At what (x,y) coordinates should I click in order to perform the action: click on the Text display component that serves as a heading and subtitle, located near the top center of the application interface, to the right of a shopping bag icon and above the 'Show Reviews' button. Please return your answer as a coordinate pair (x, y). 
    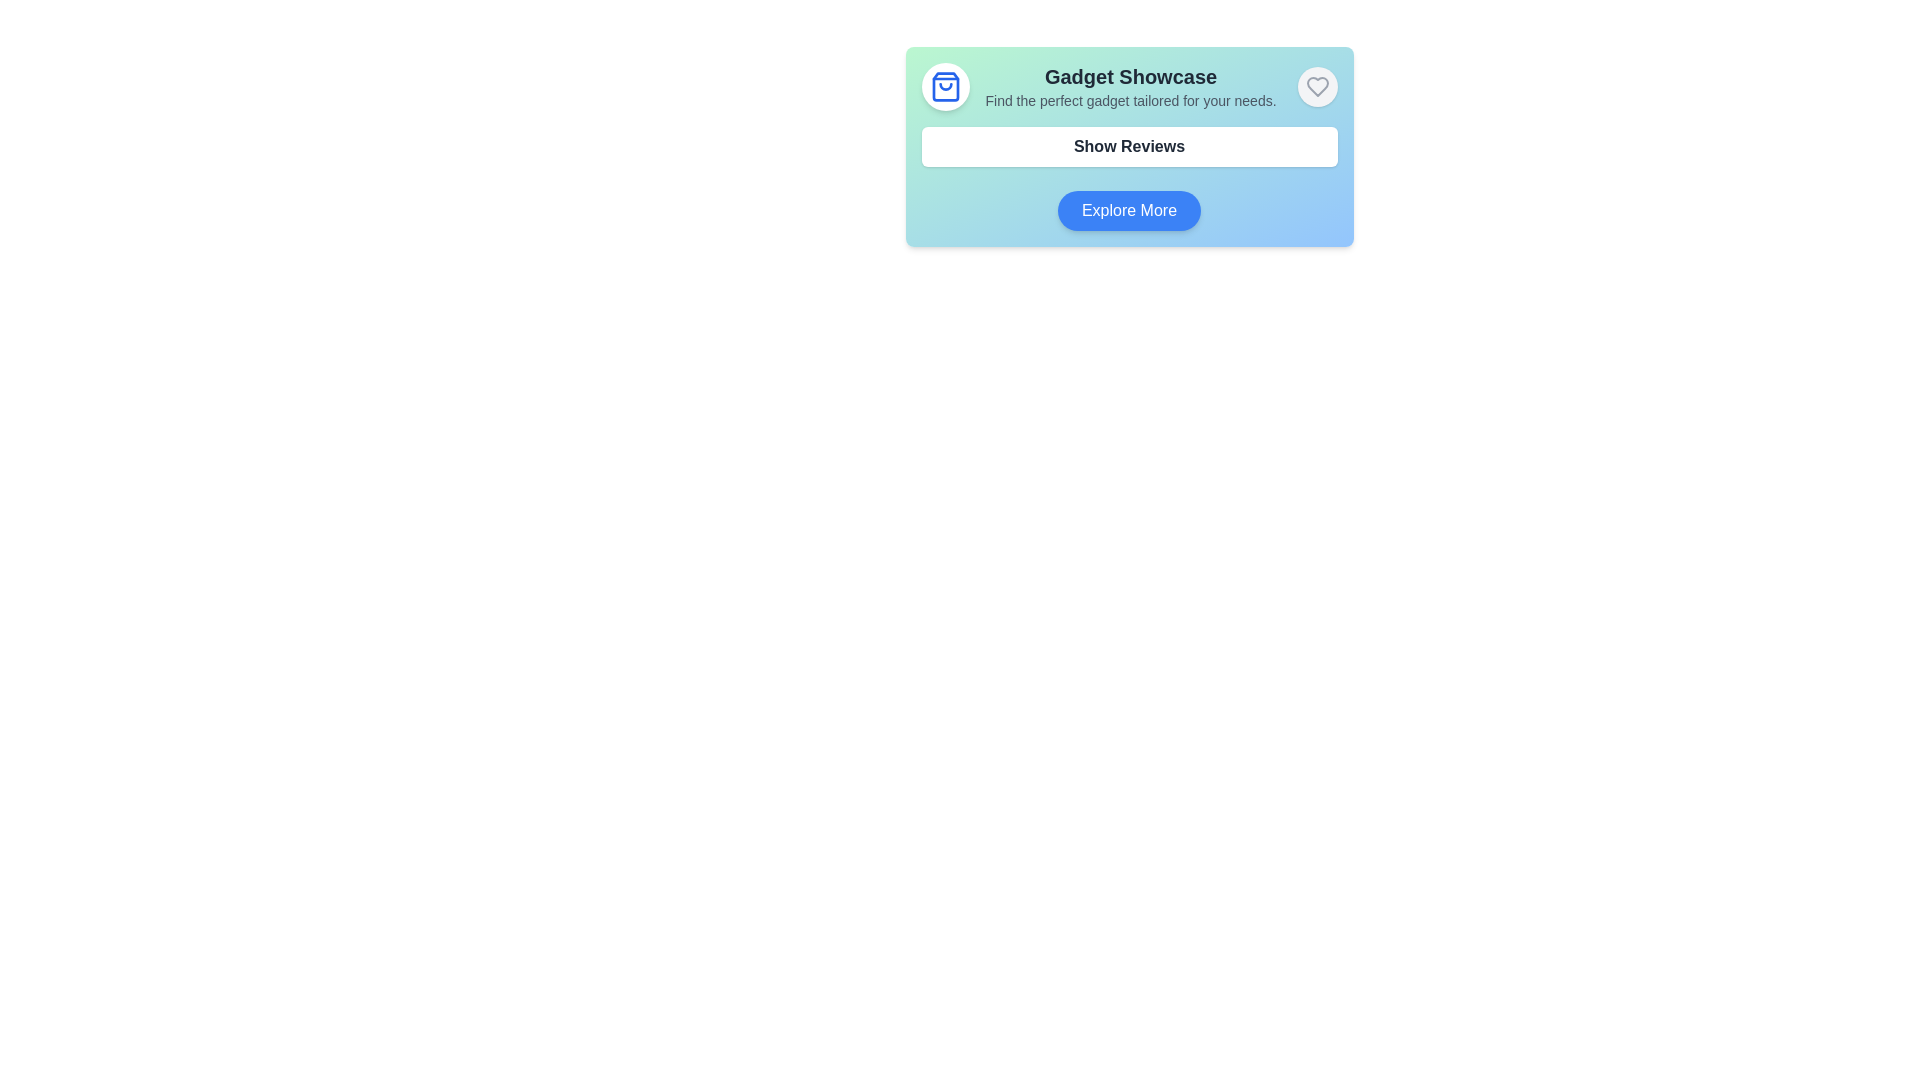
    Looking at the image, I should click on (1131, 86).